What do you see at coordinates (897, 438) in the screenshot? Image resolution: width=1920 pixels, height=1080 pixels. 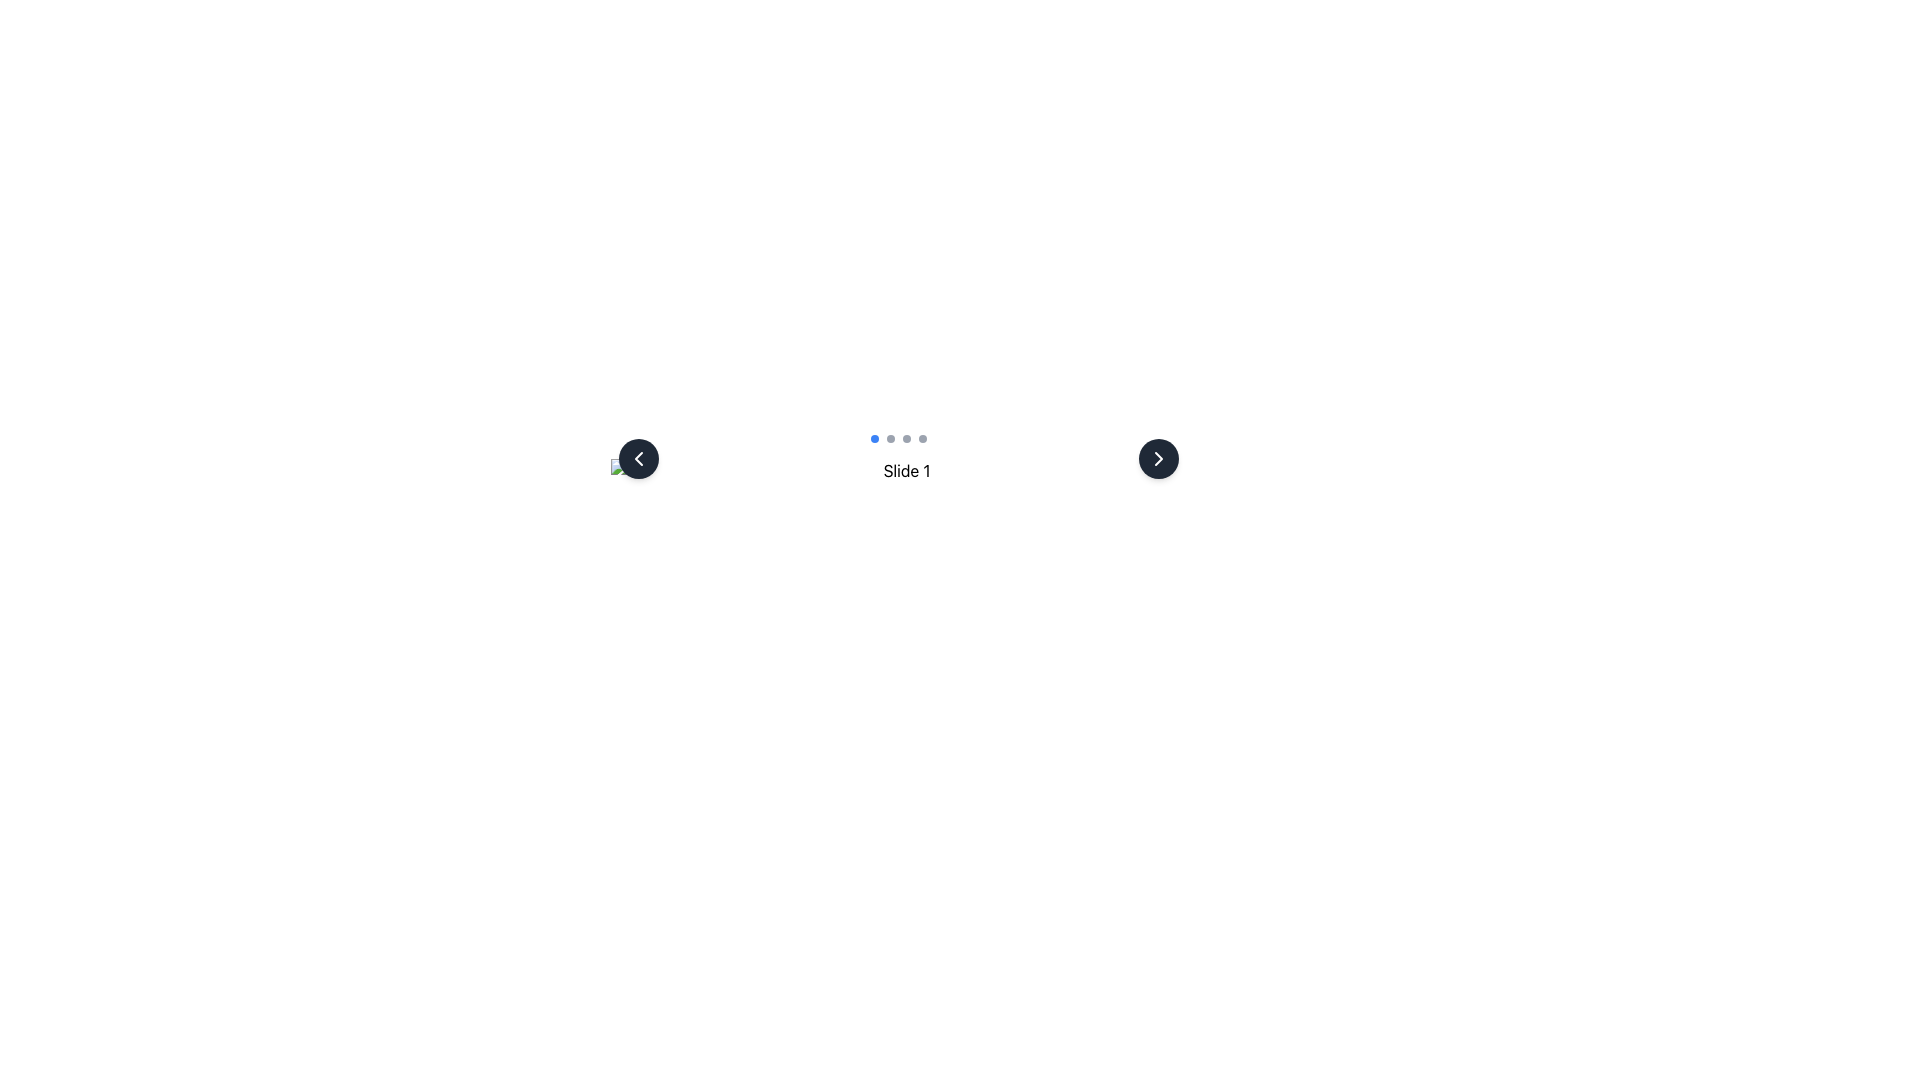 I see `the carousel navigation indicator located centrally near the bottom of the interface` at bounding box center [897, 438].